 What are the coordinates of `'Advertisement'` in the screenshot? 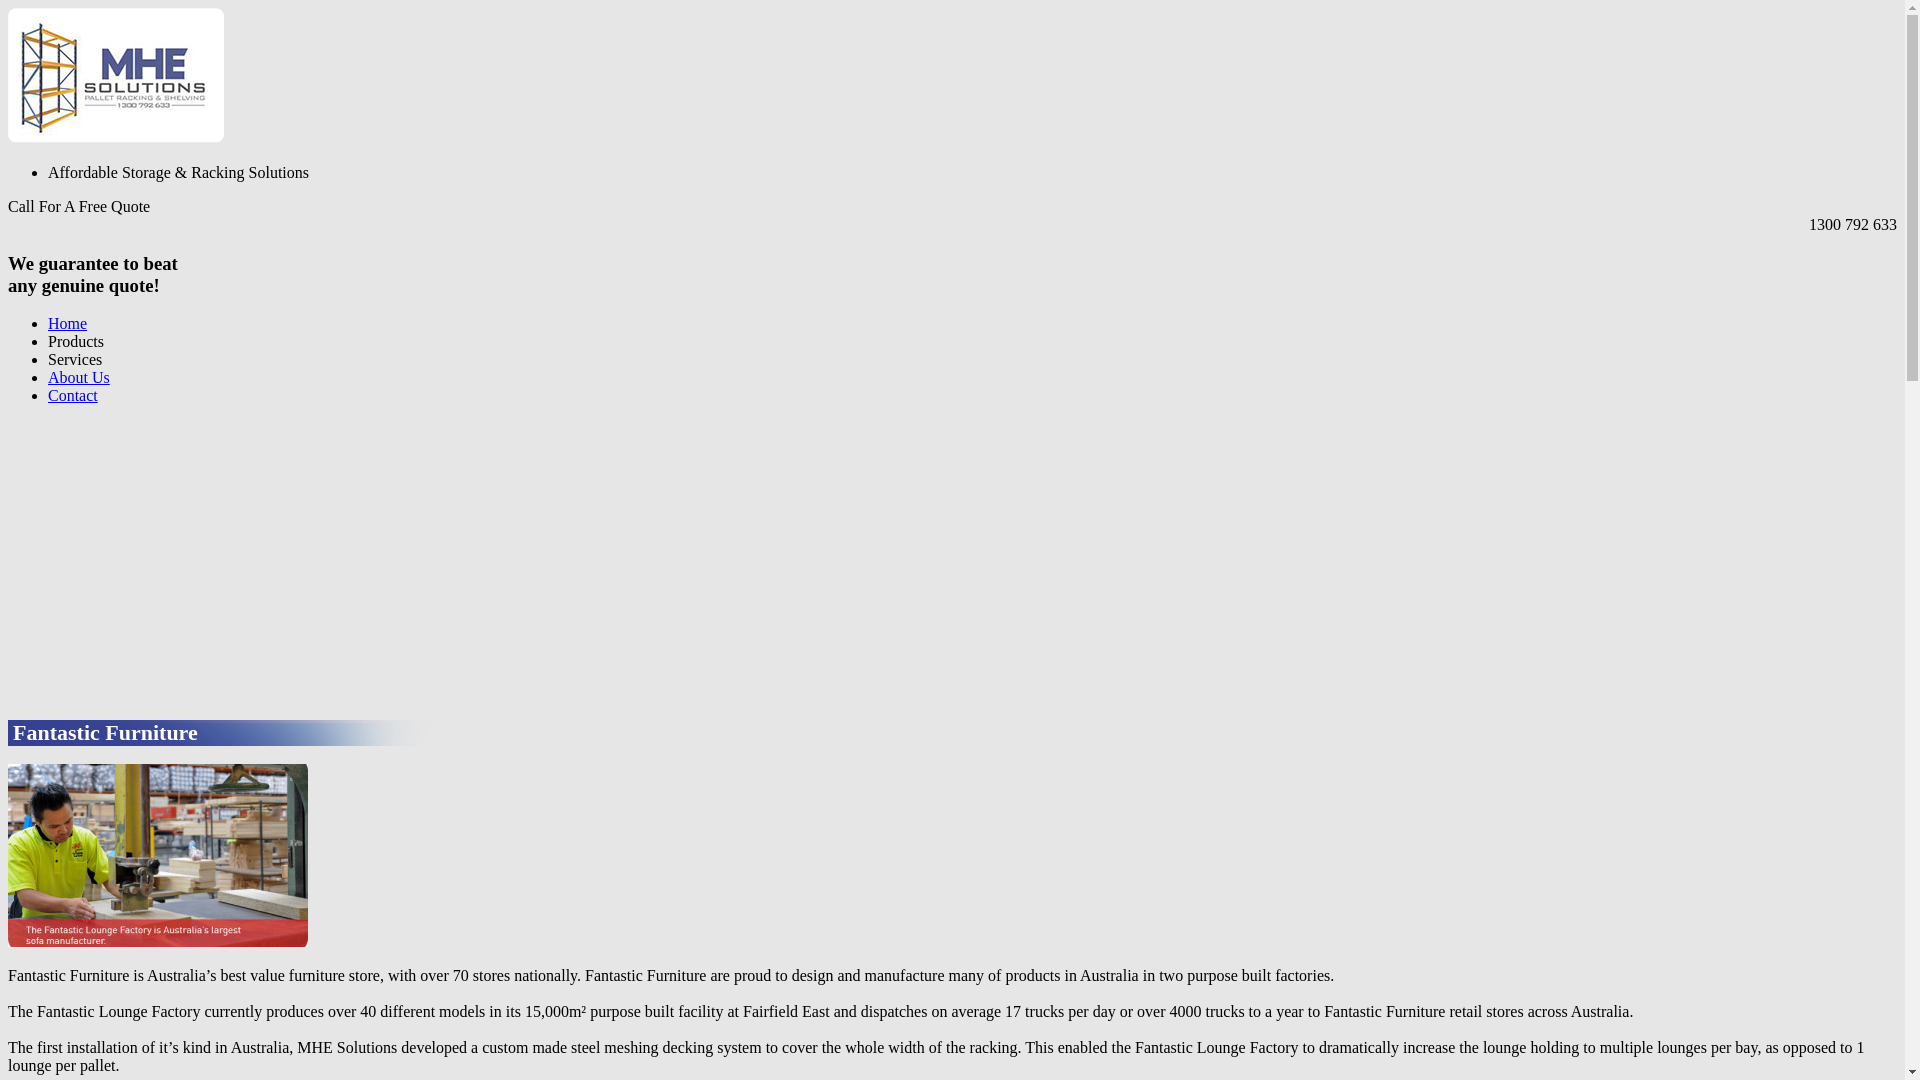 It's located at (8, 560).